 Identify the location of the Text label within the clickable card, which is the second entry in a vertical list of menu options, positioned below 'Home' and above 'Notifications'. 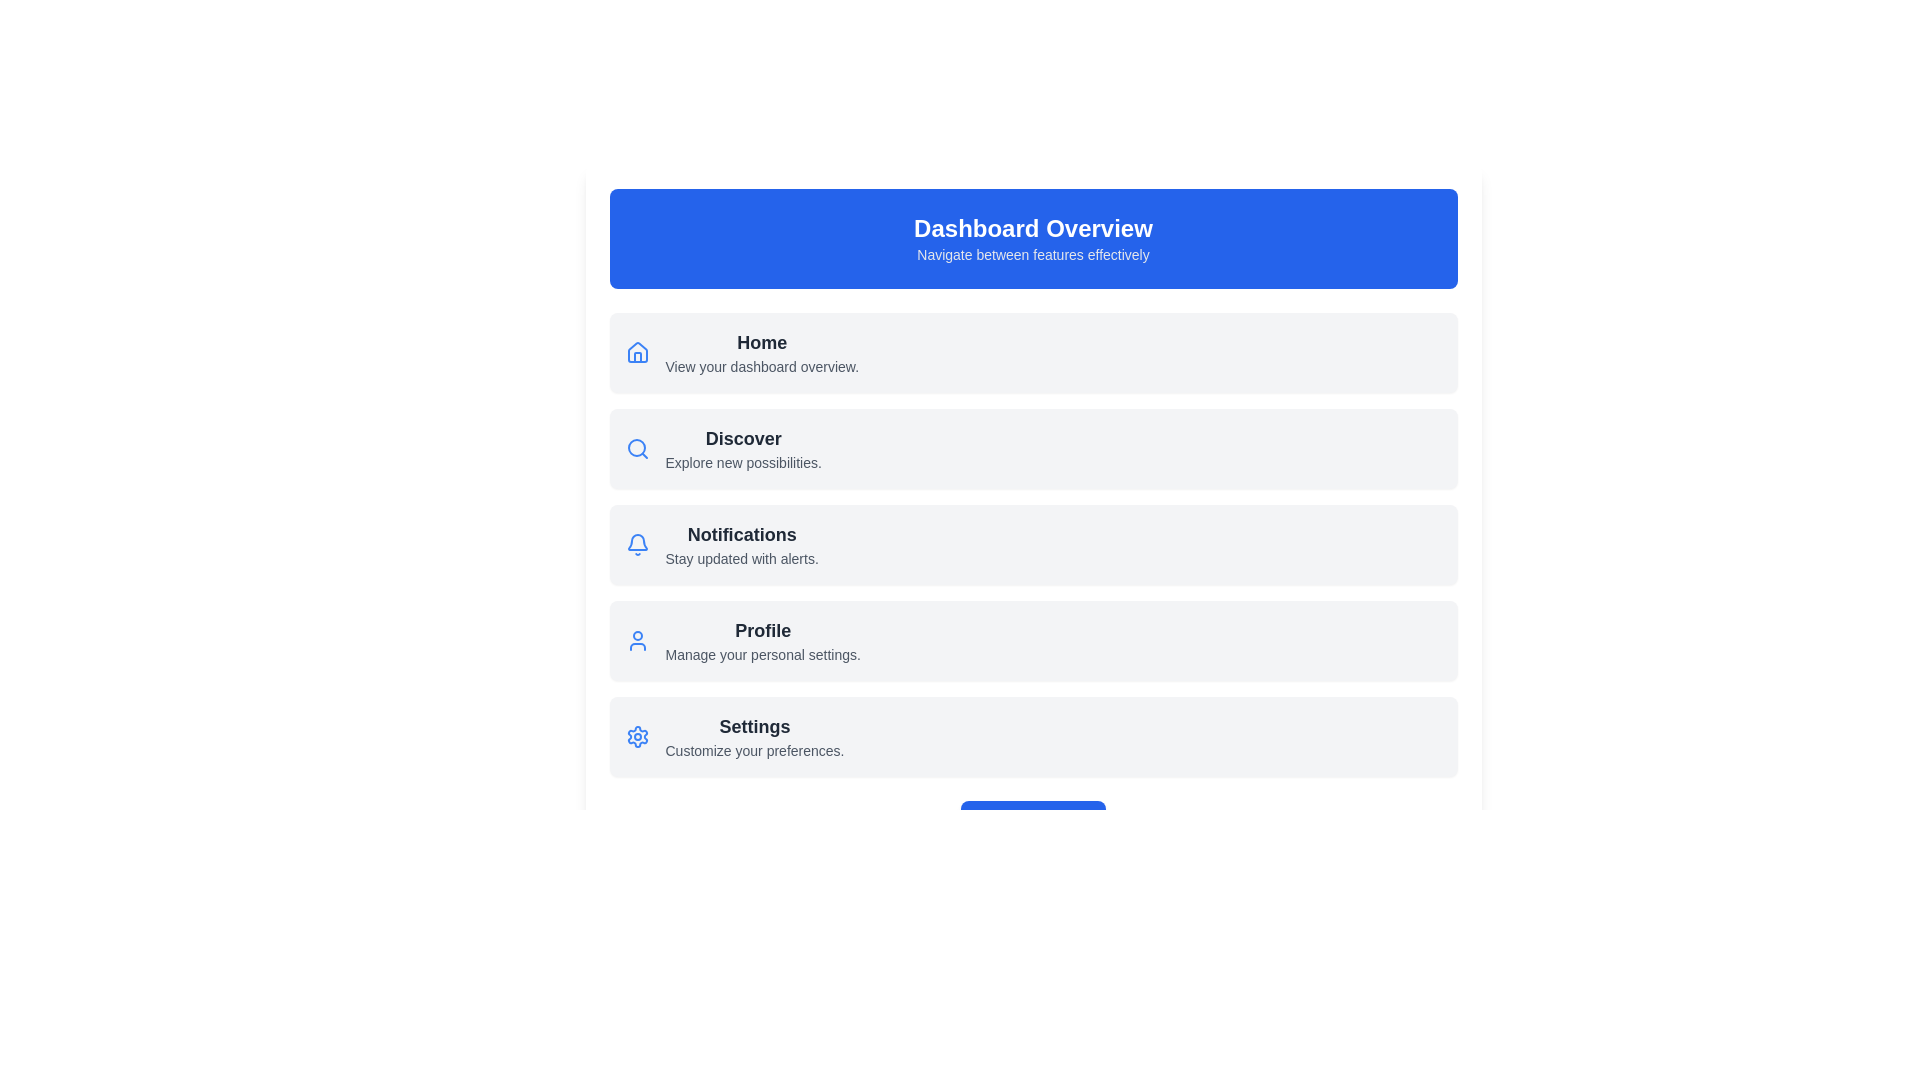
(742, 447).